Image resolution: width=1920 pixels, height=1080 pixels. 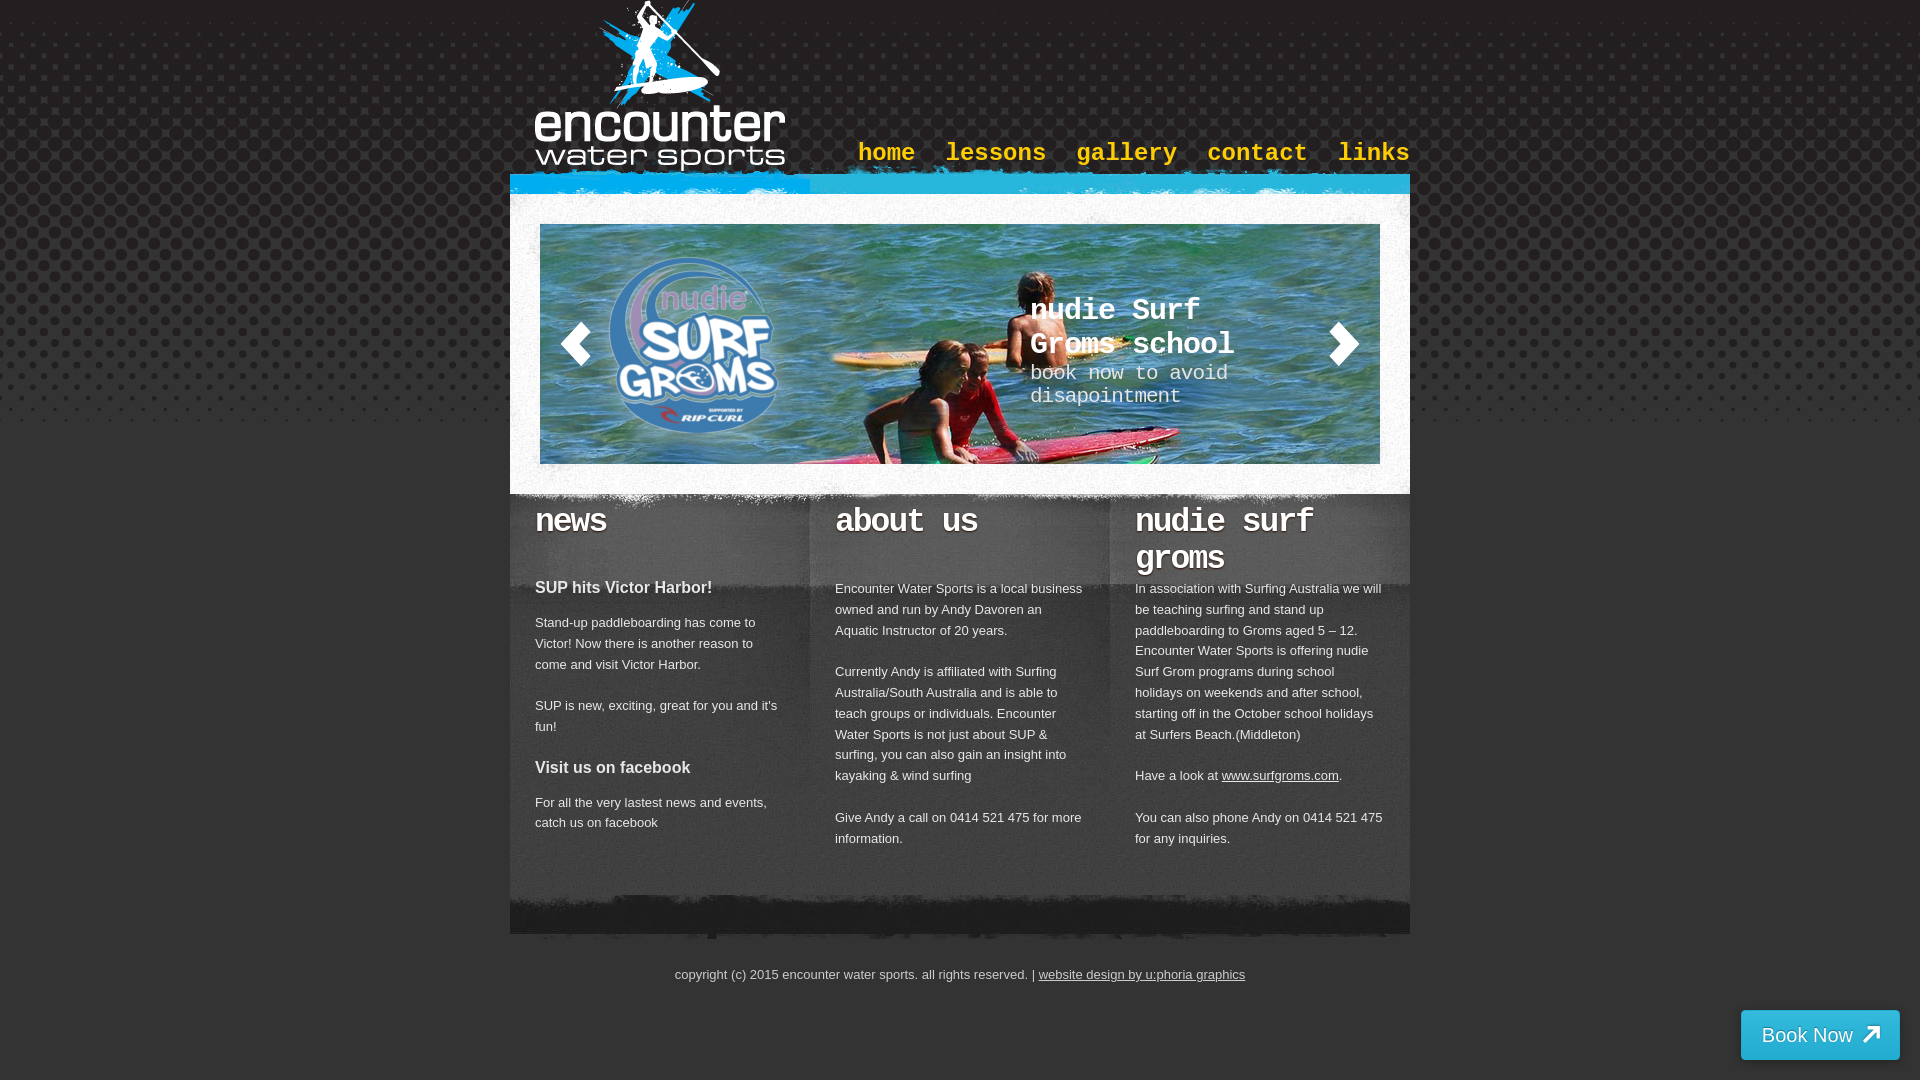 What do you see at coordinates (1372, 152) in the screenshot?
I see `'links'` at bounding box center [1372, 152].